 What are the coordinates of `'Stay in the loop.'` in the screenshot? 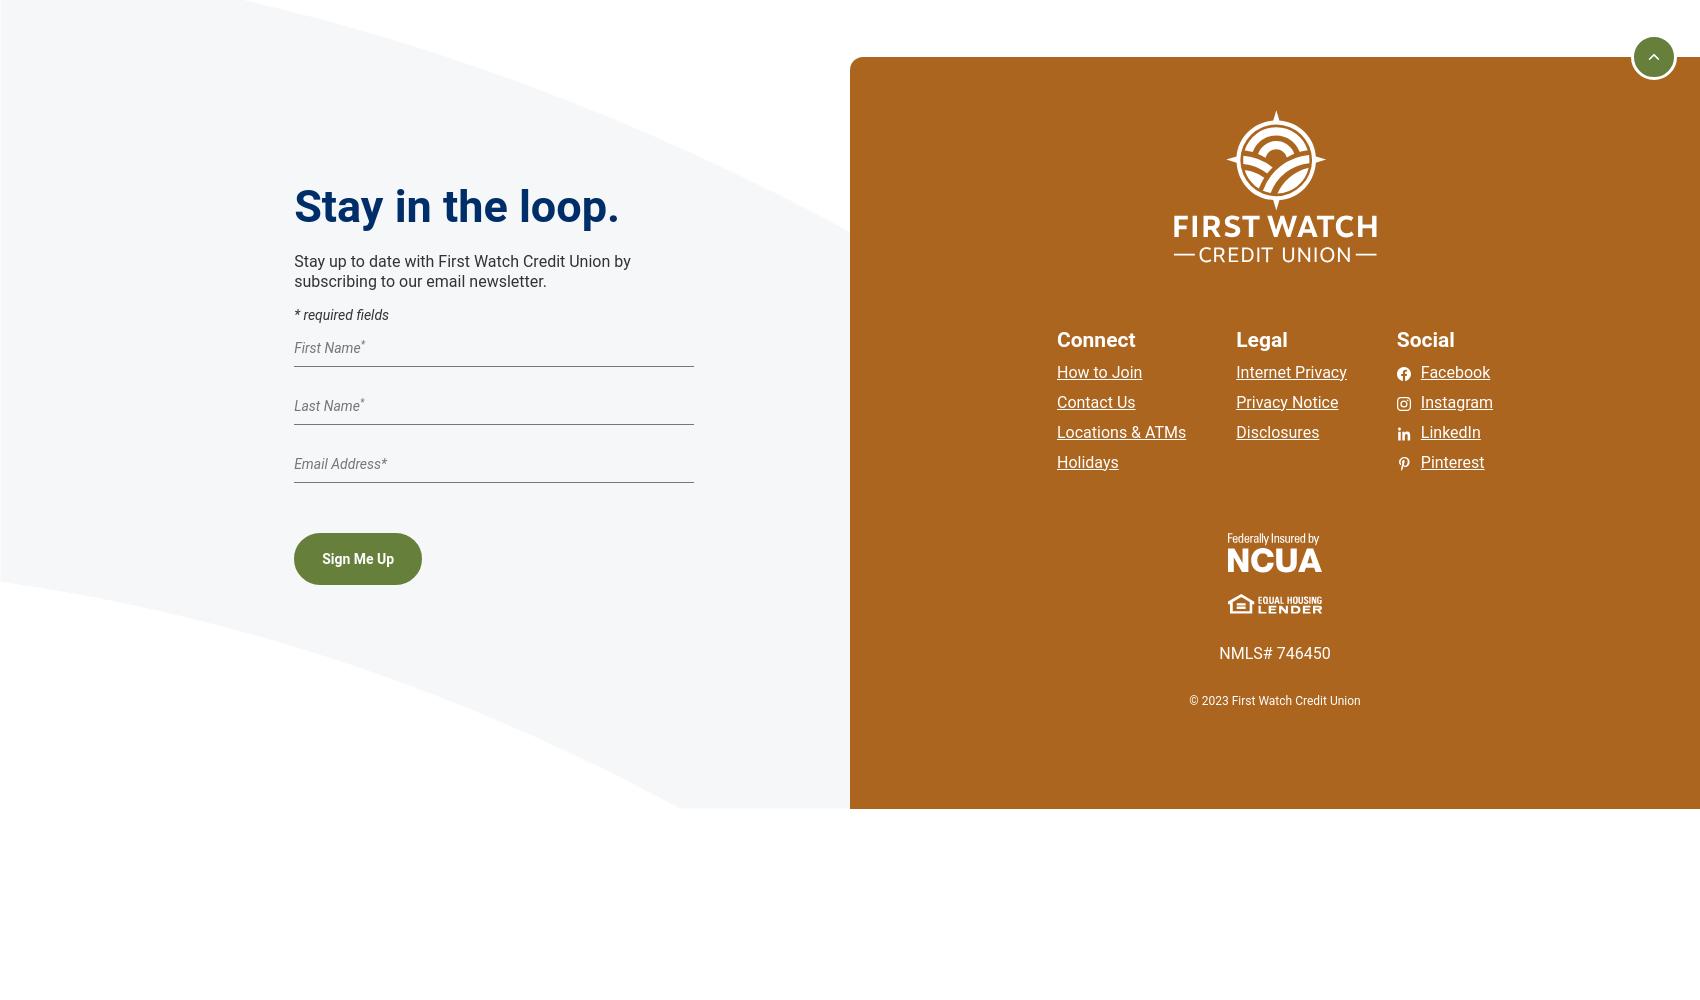 It's located at (456, 204).